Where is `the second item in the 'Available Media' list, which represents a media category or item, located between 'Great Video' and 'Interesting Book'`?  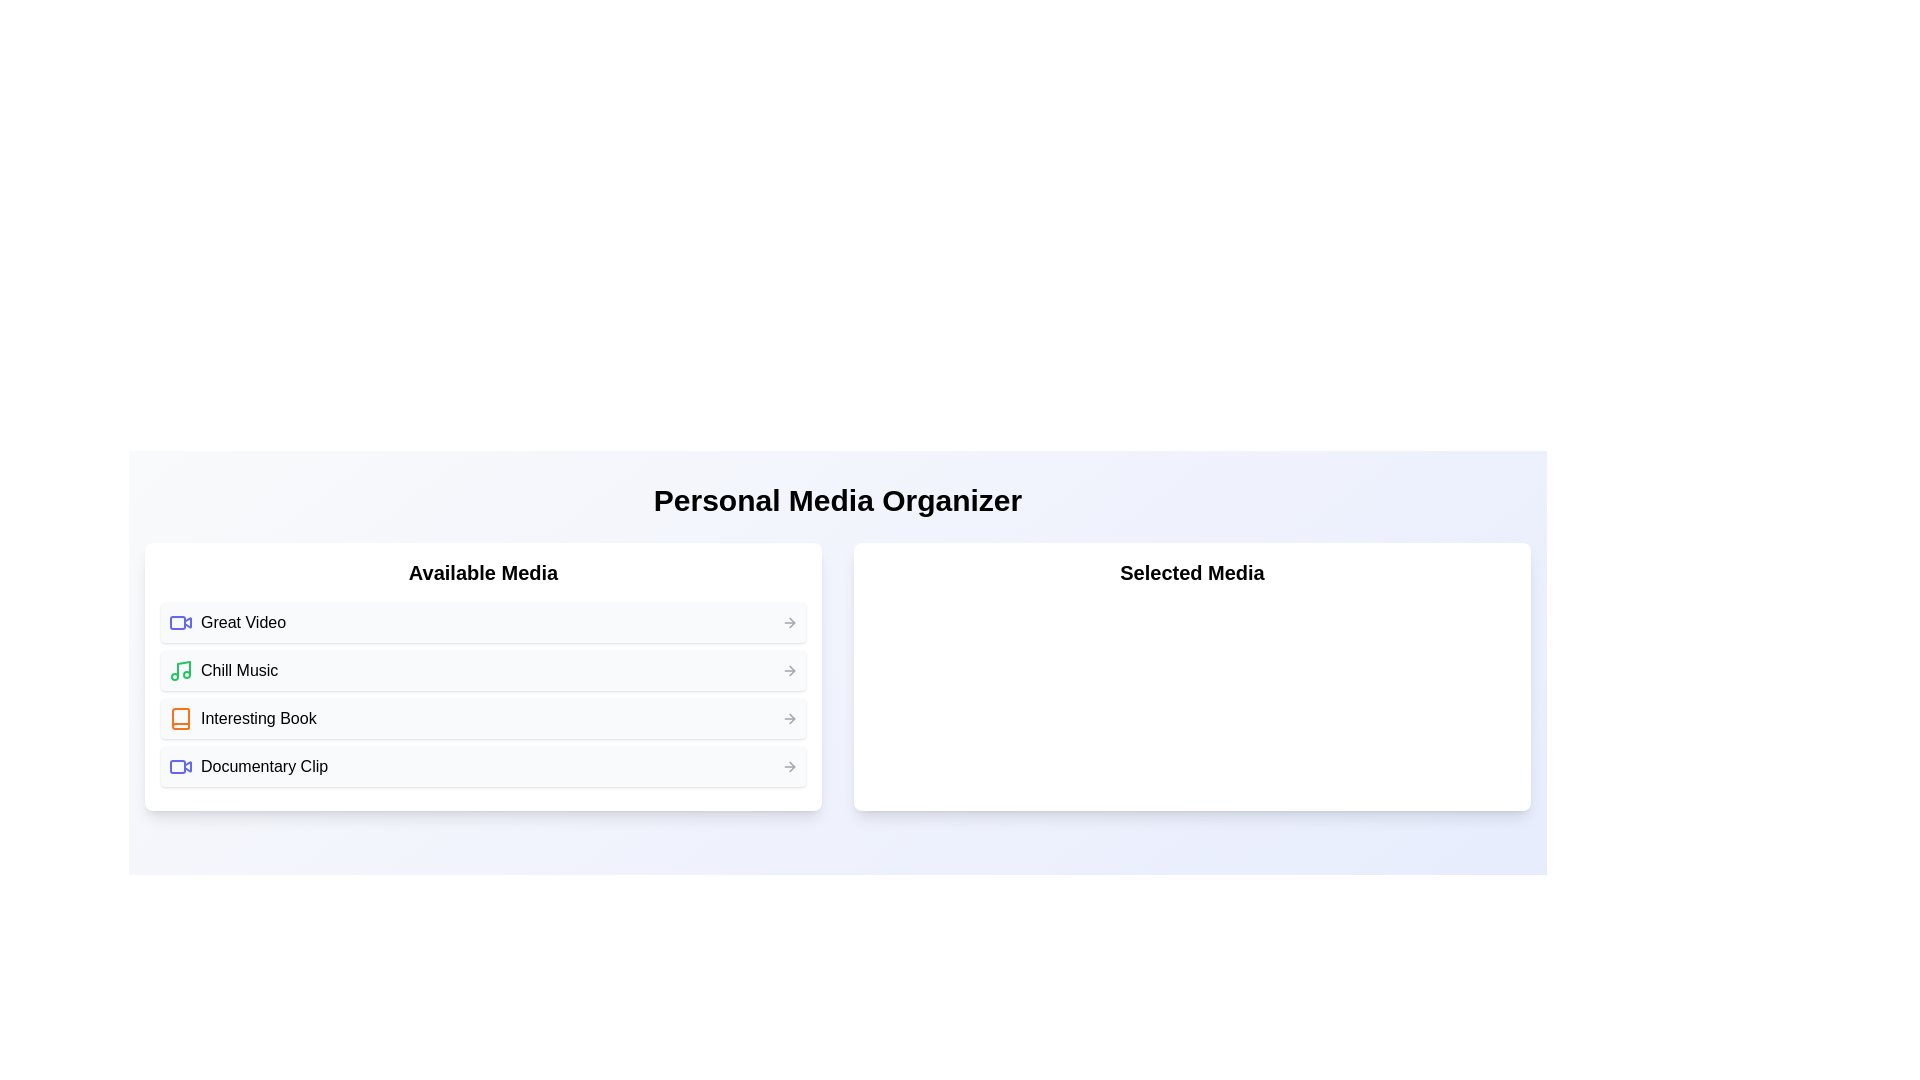 the second item in the 'Available Media' list, which represents a media category or item, located between 'Great Video' and 'Interesting Book' is located at coordinates (483, 671).